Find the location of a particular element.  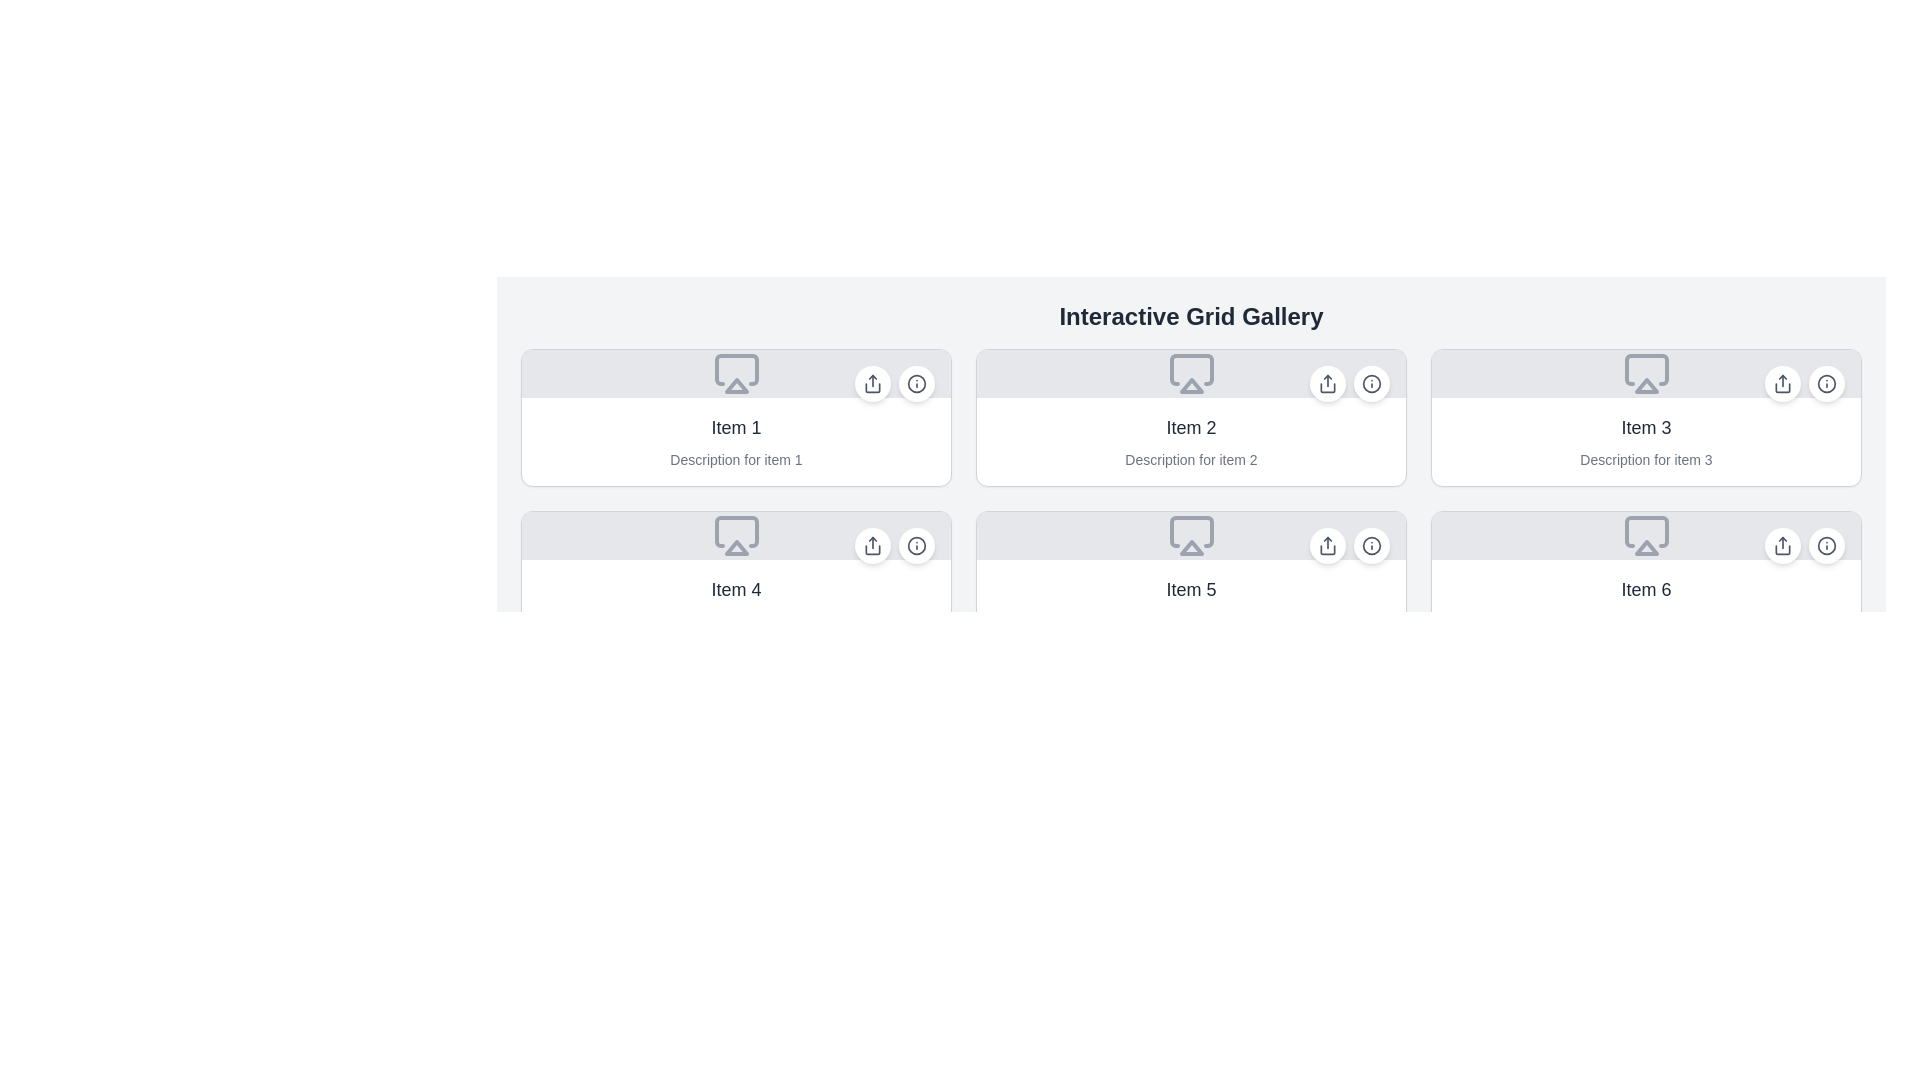

the sharing button located at the top-right corner of 'Item 6' card to trigger visual feedback is located at coordinates (1782, 546).